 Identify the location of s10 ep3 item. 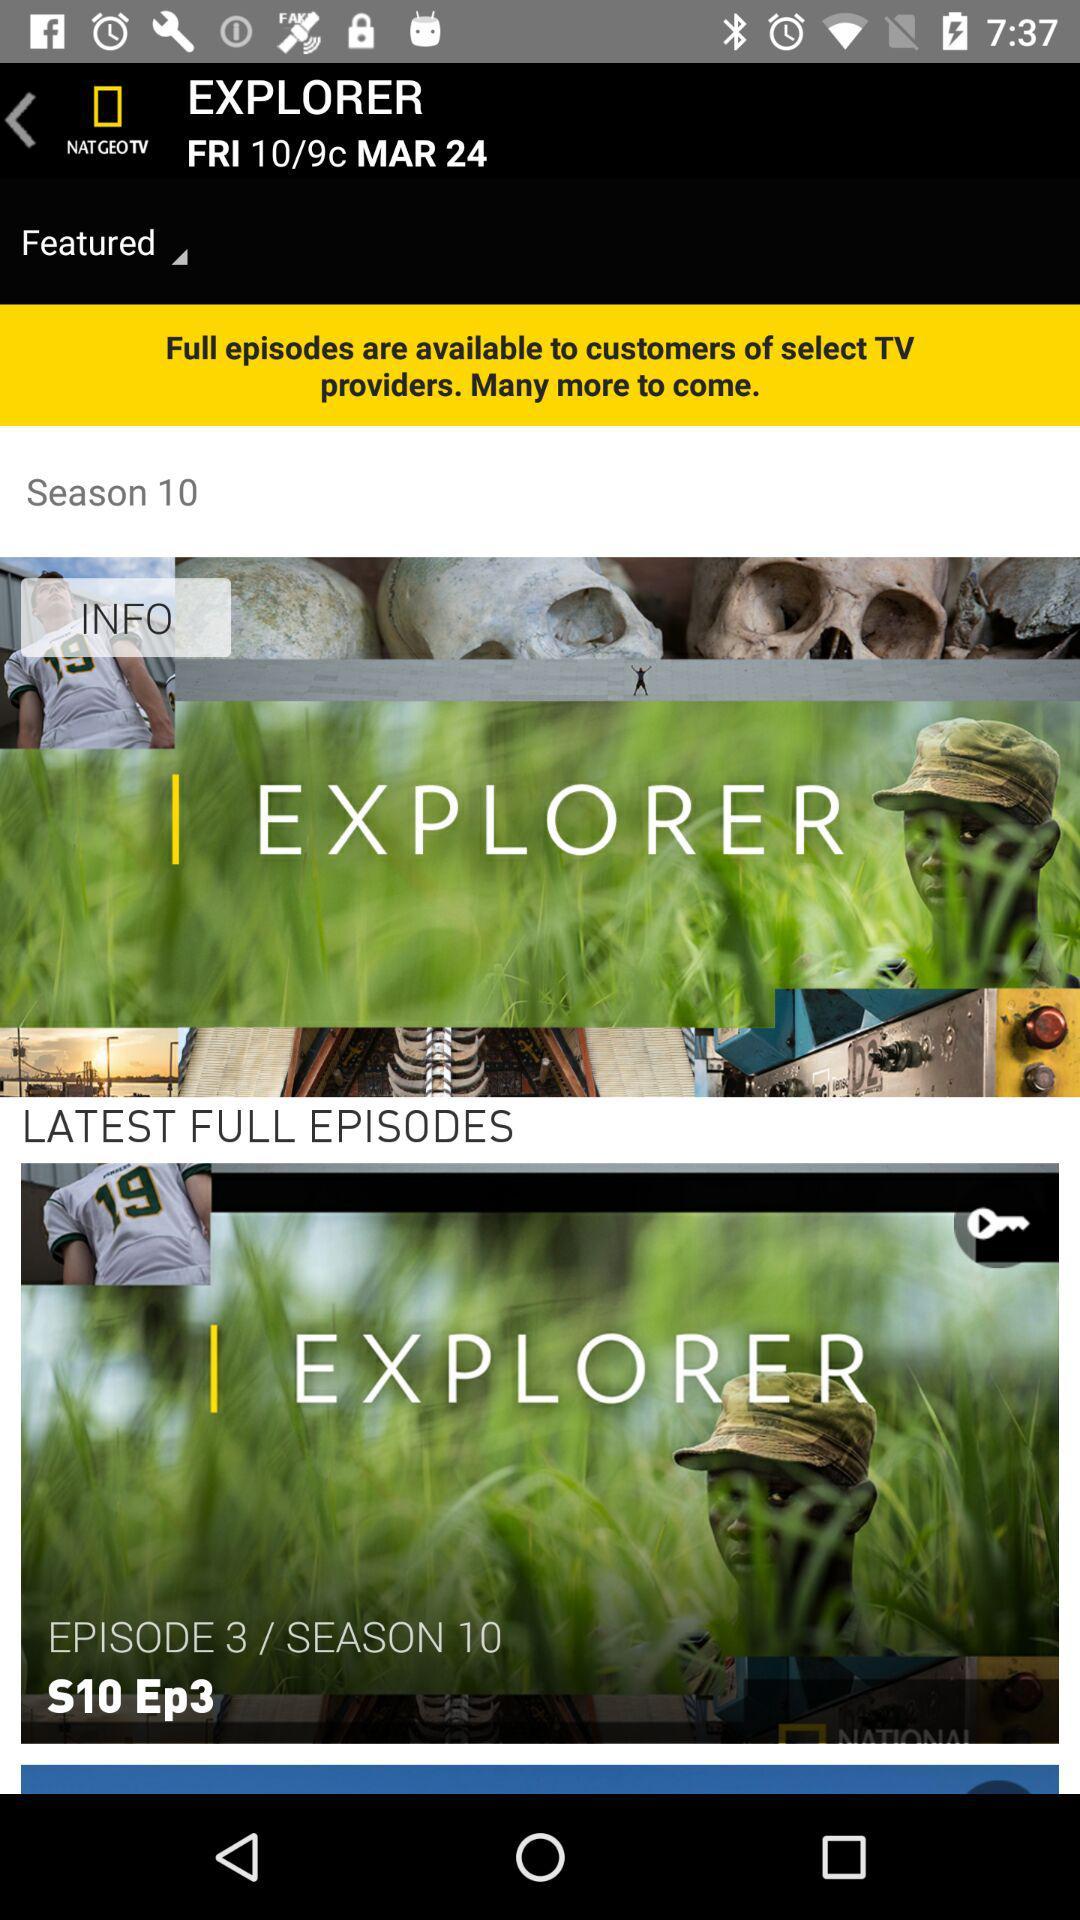
(130, 1692).